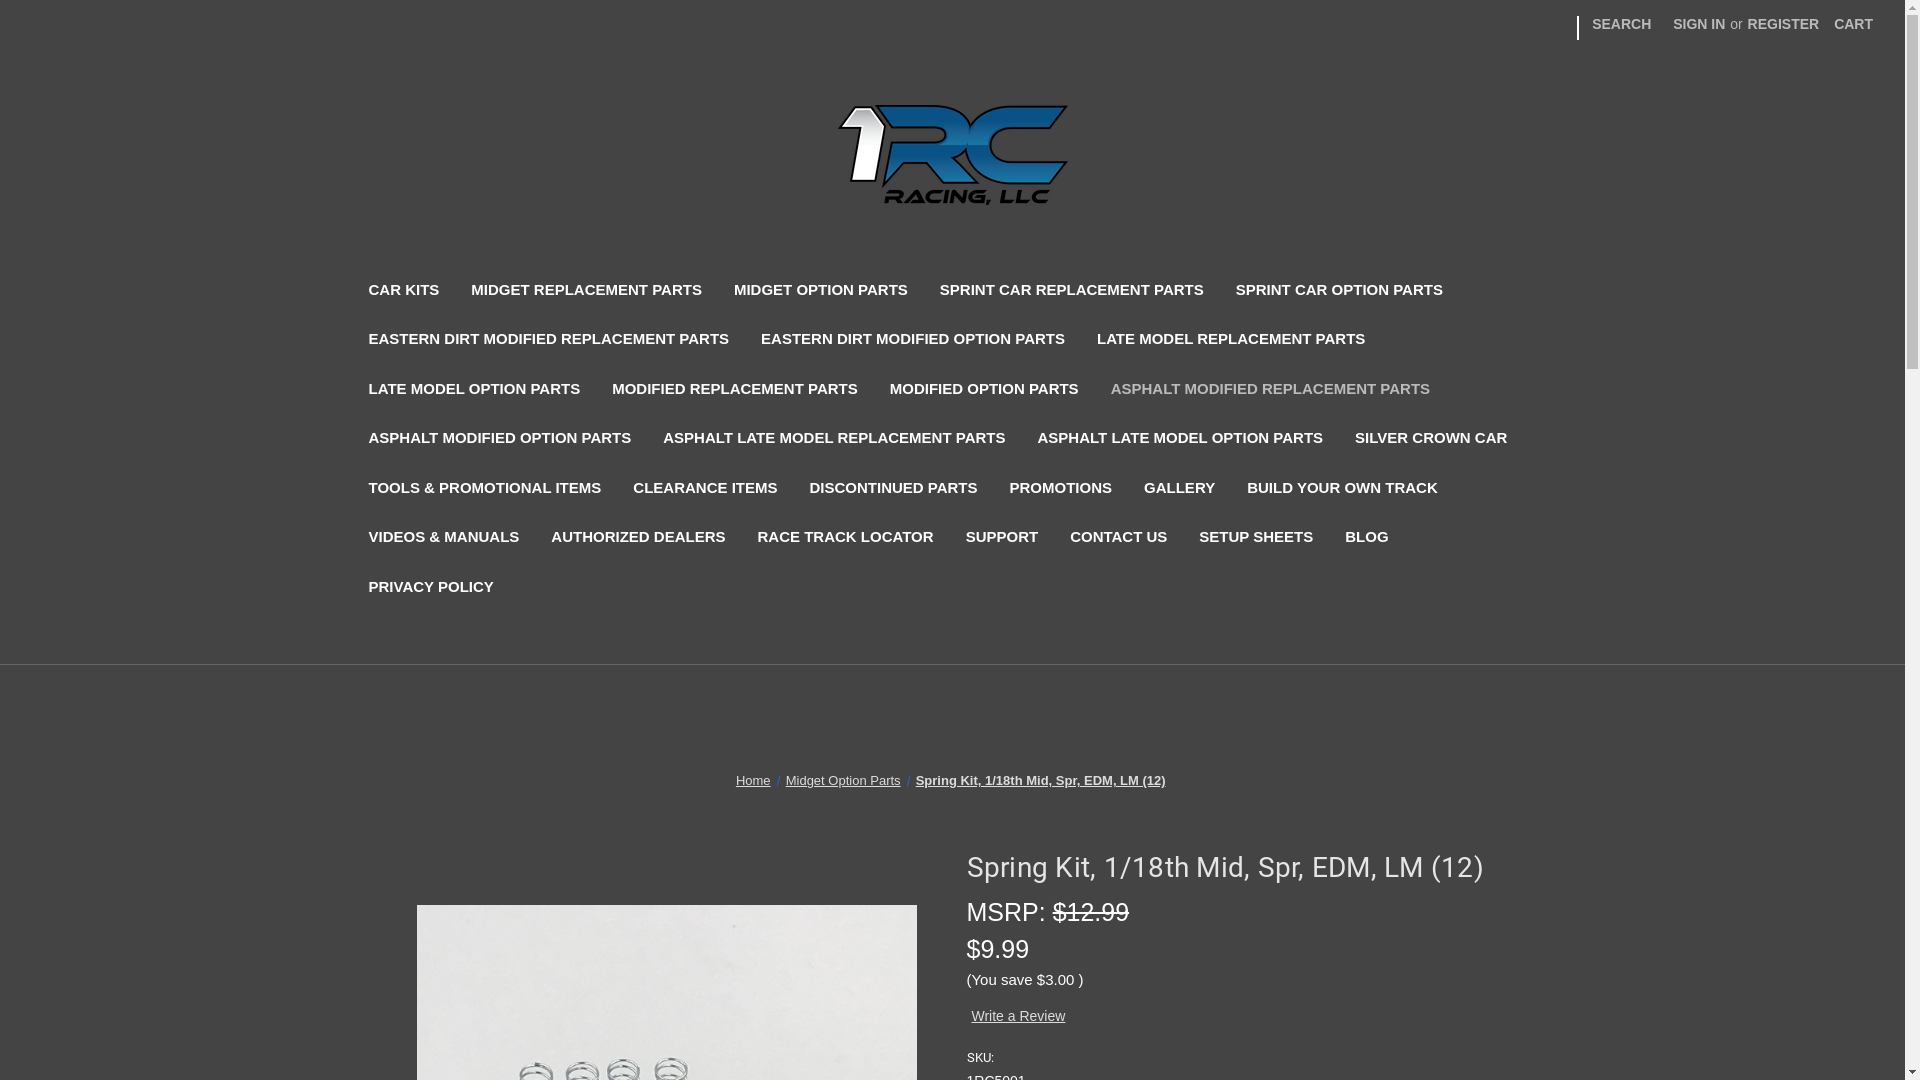 This screenshot has height=1080, width=1920. I want to click on 'BUILD YOUR OWN TRACK', so click(1342, 490).